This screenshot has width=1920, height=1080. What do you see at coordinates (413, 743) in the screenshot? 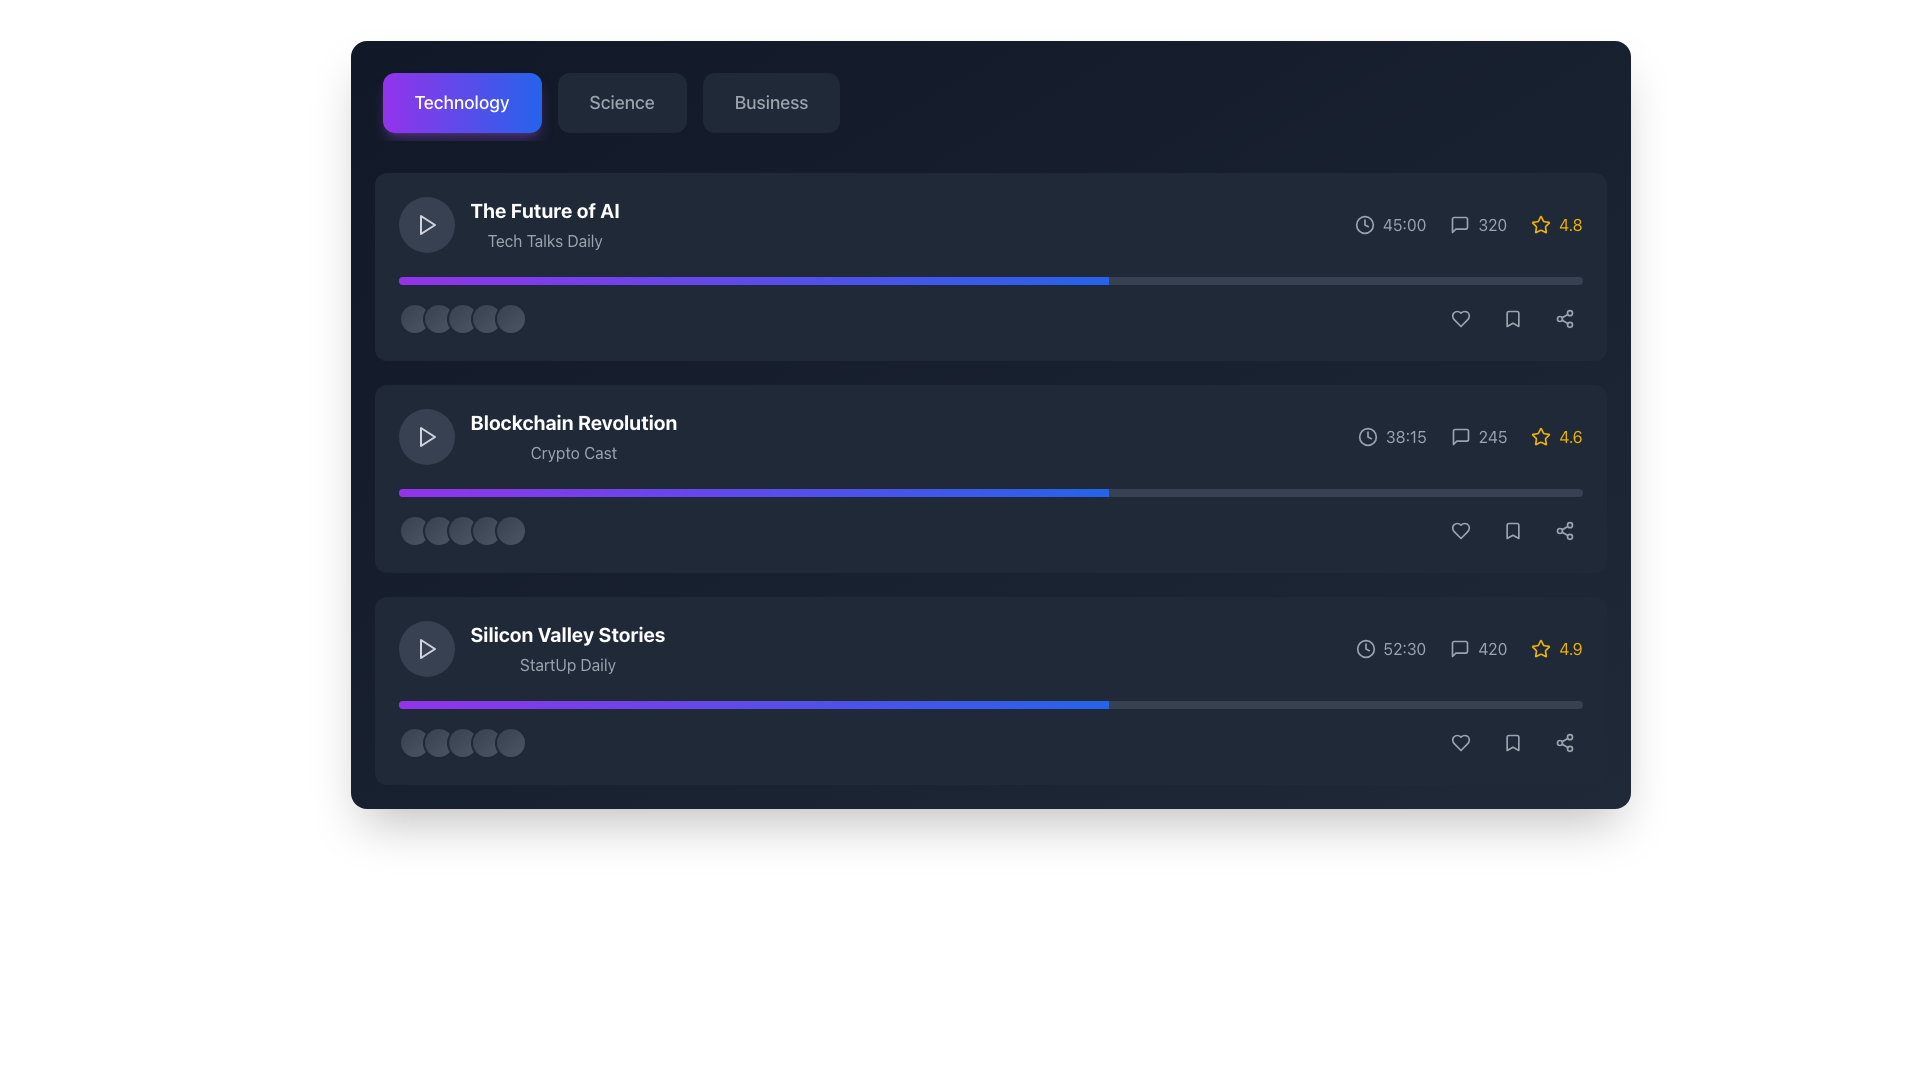
I see `the first circular indicator or status marker, which is the leftmost circle in a row of five, located below the progress bar of the 'Silicon Valley Stories' section` at bounding box center [413, 743].